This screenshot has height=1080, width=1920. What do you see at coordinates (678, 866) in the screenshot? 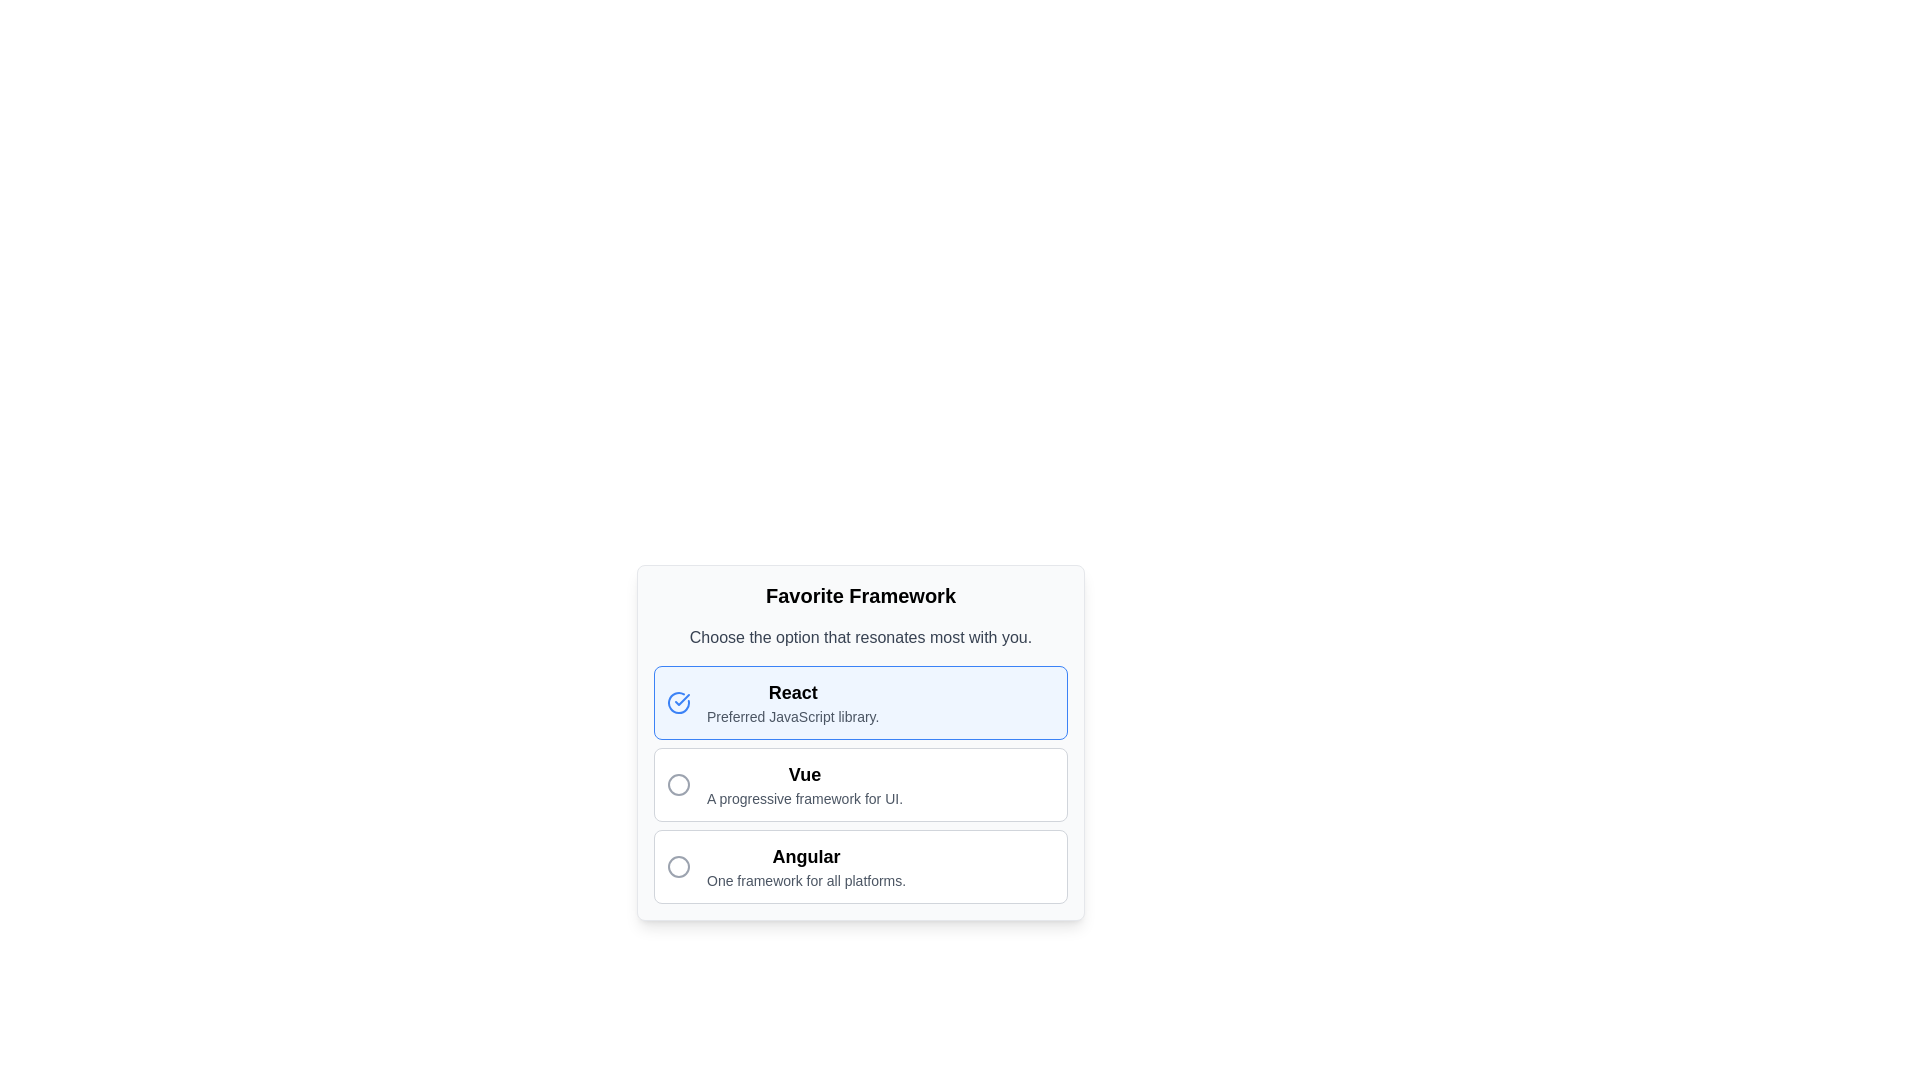
I see `the unselected radio button associated with the 'Angular' option in the three-option selection menu` at bounding box center [678, 866].